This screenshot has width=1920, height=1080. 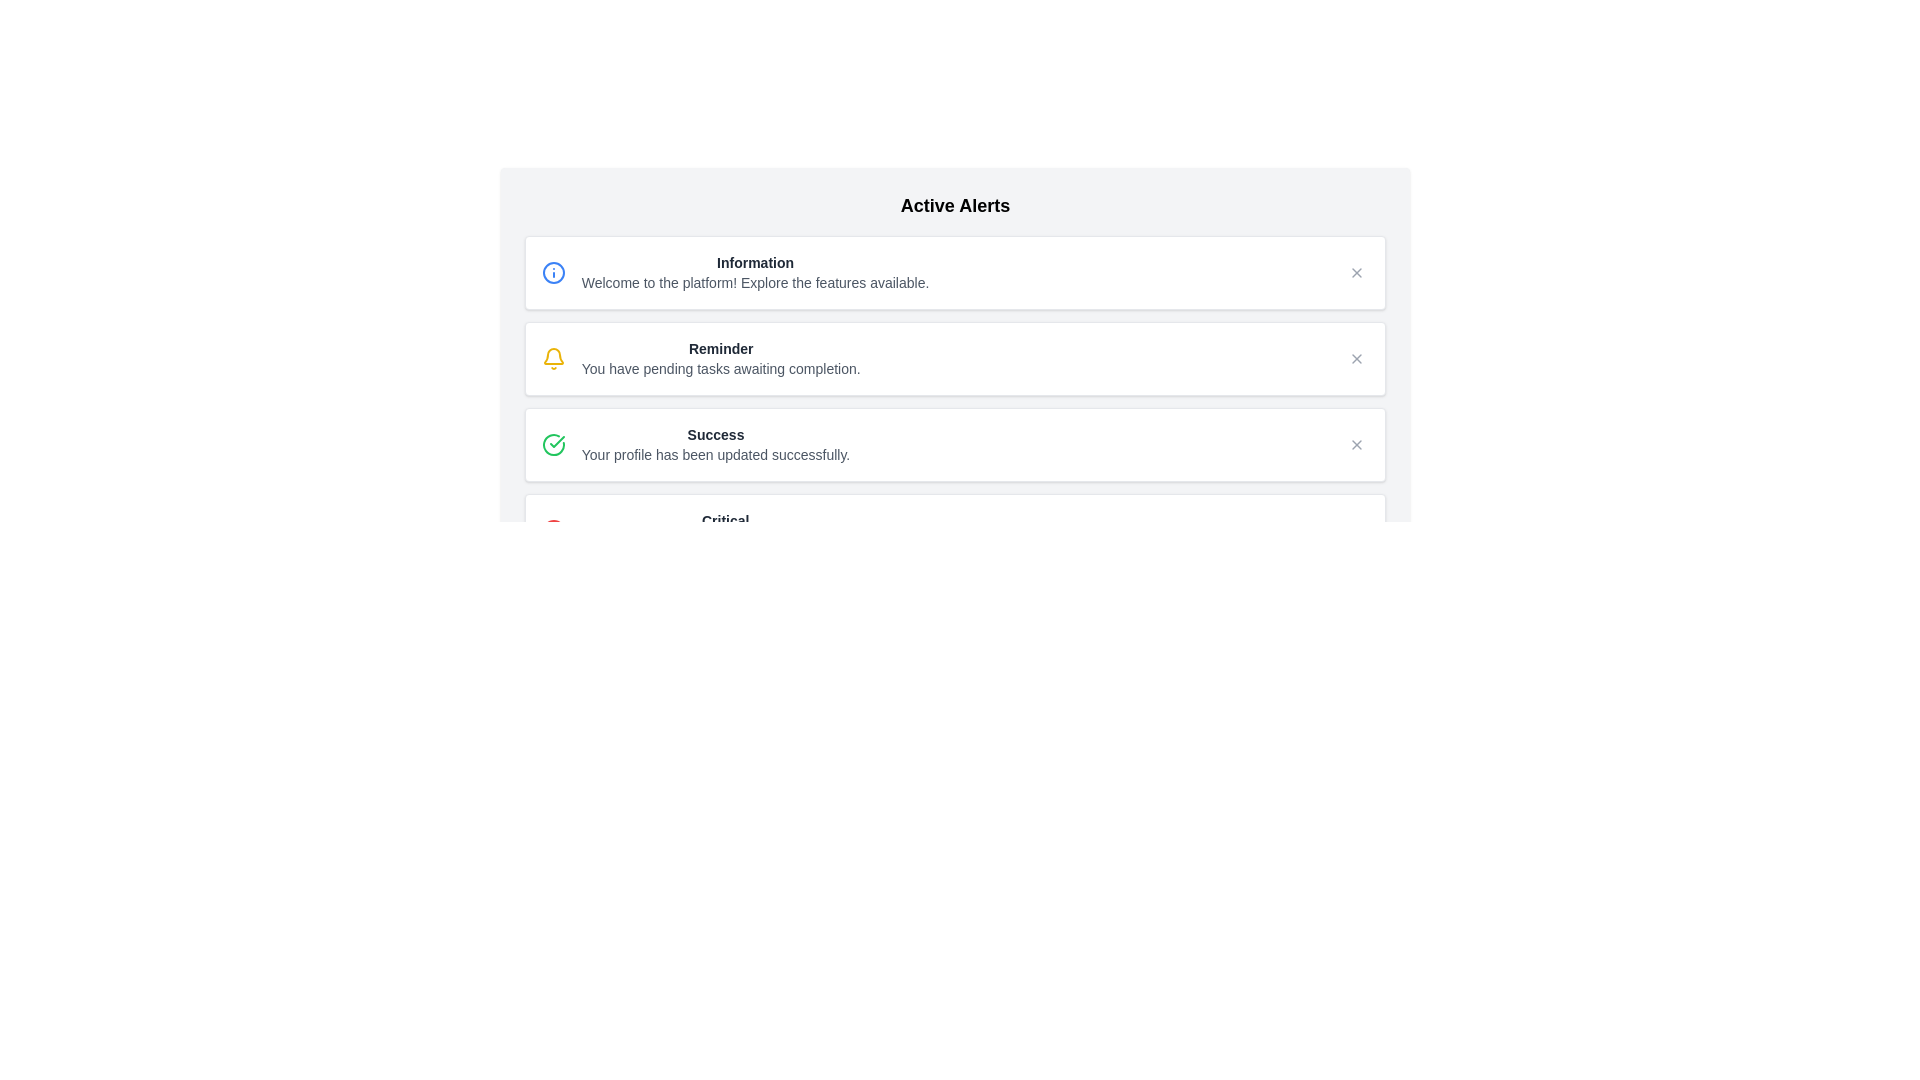 What do you see at coordinates (720, 347) in the screenshot?
I see `the title Text Label within the alert box that contains the 'Reminder' label and additional explanatory text` at bounding box center [720, 347].